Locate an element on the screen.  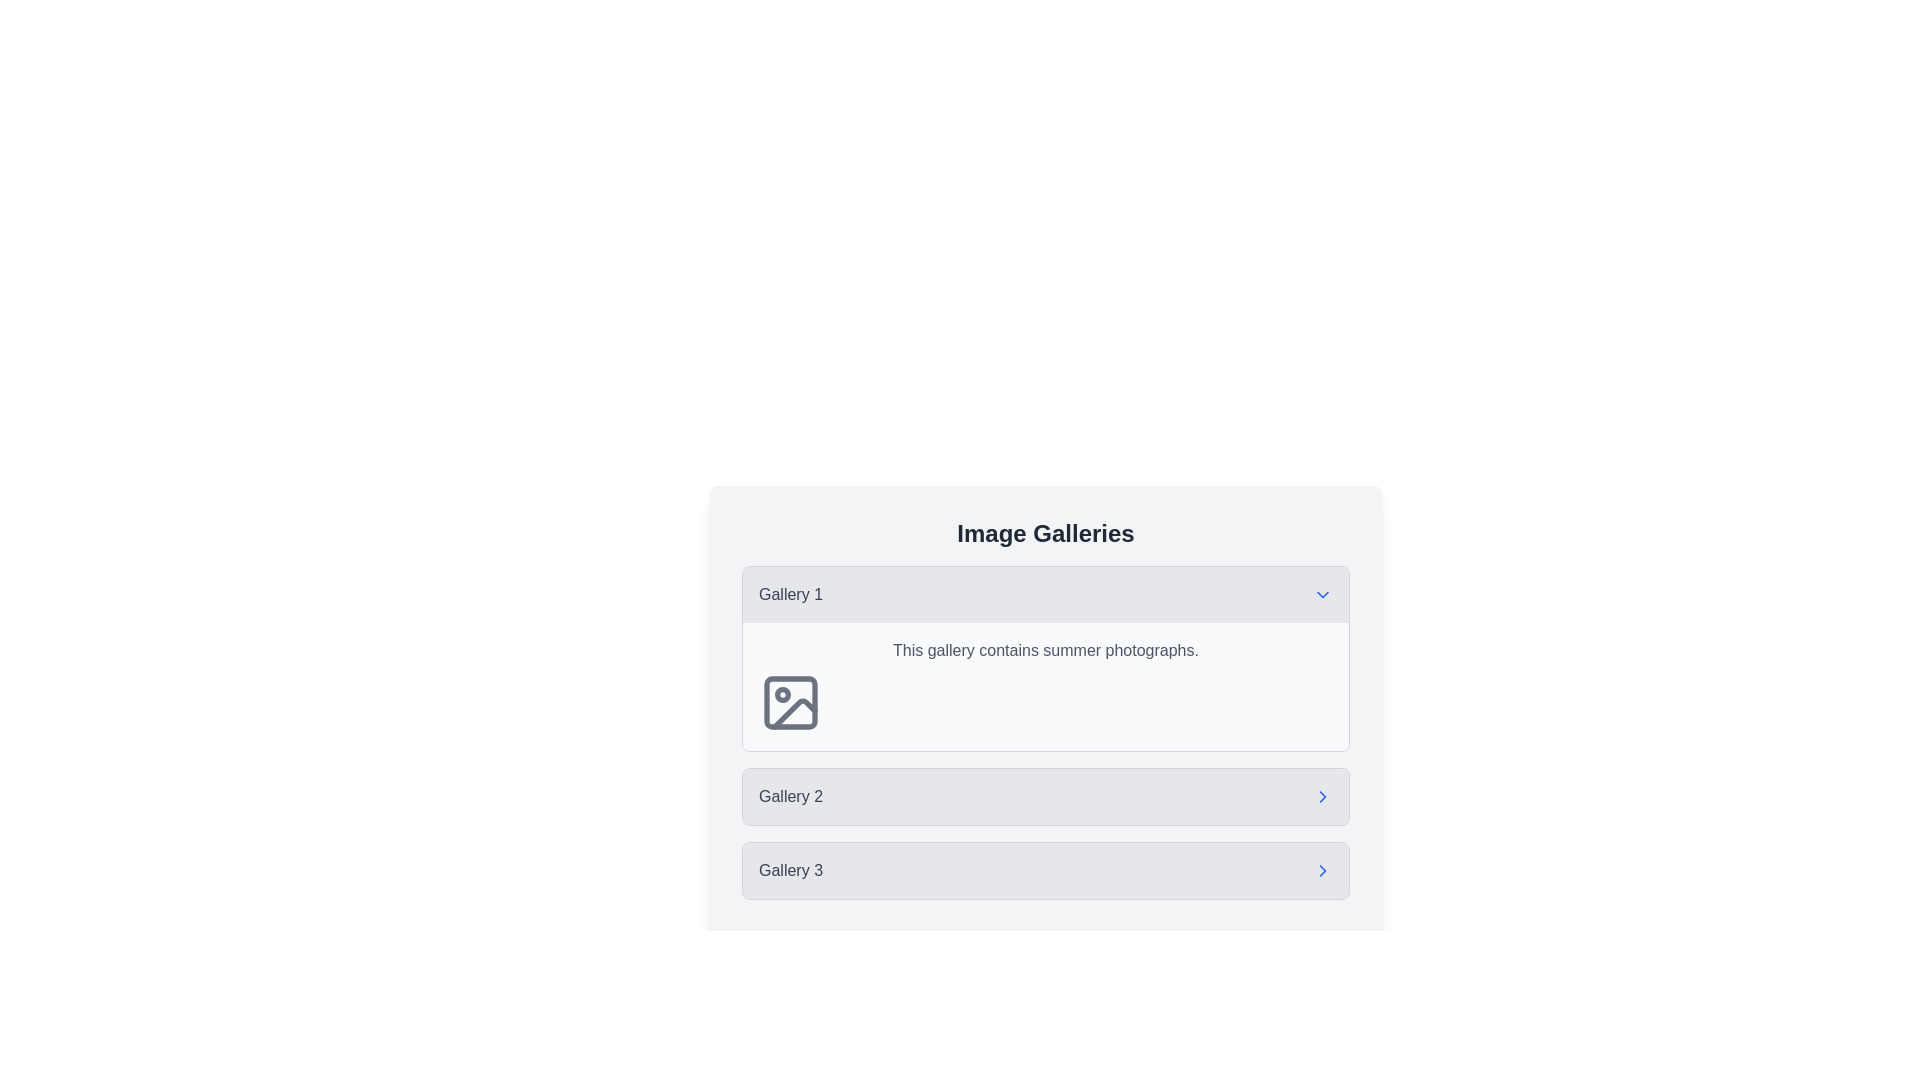
the chevron icon pointing to the right, which is visually associated with the 'Gallery 2' entry is located at coordinates (1323, 796).